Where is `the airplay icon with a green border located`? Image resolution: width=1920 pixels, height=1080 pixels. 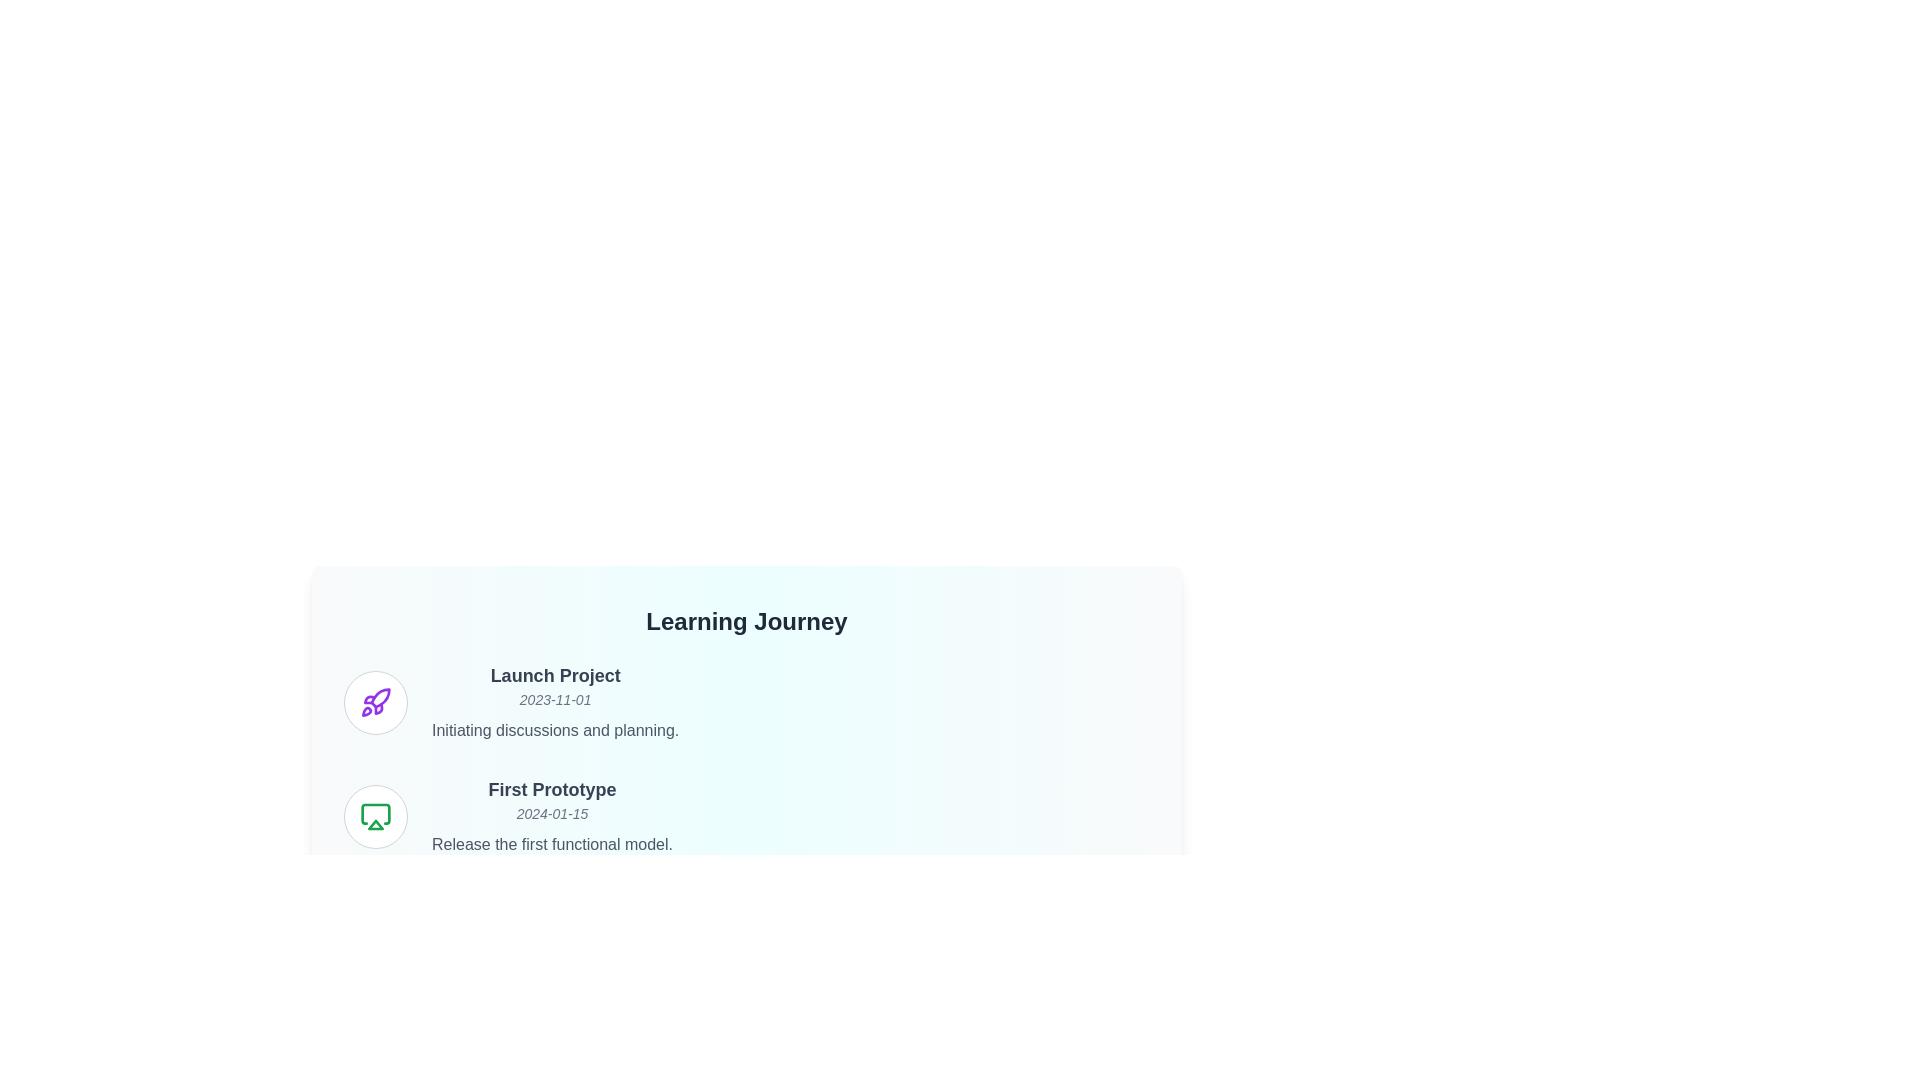
the airplay icon with a green border located is located at coordinates (375, 817).